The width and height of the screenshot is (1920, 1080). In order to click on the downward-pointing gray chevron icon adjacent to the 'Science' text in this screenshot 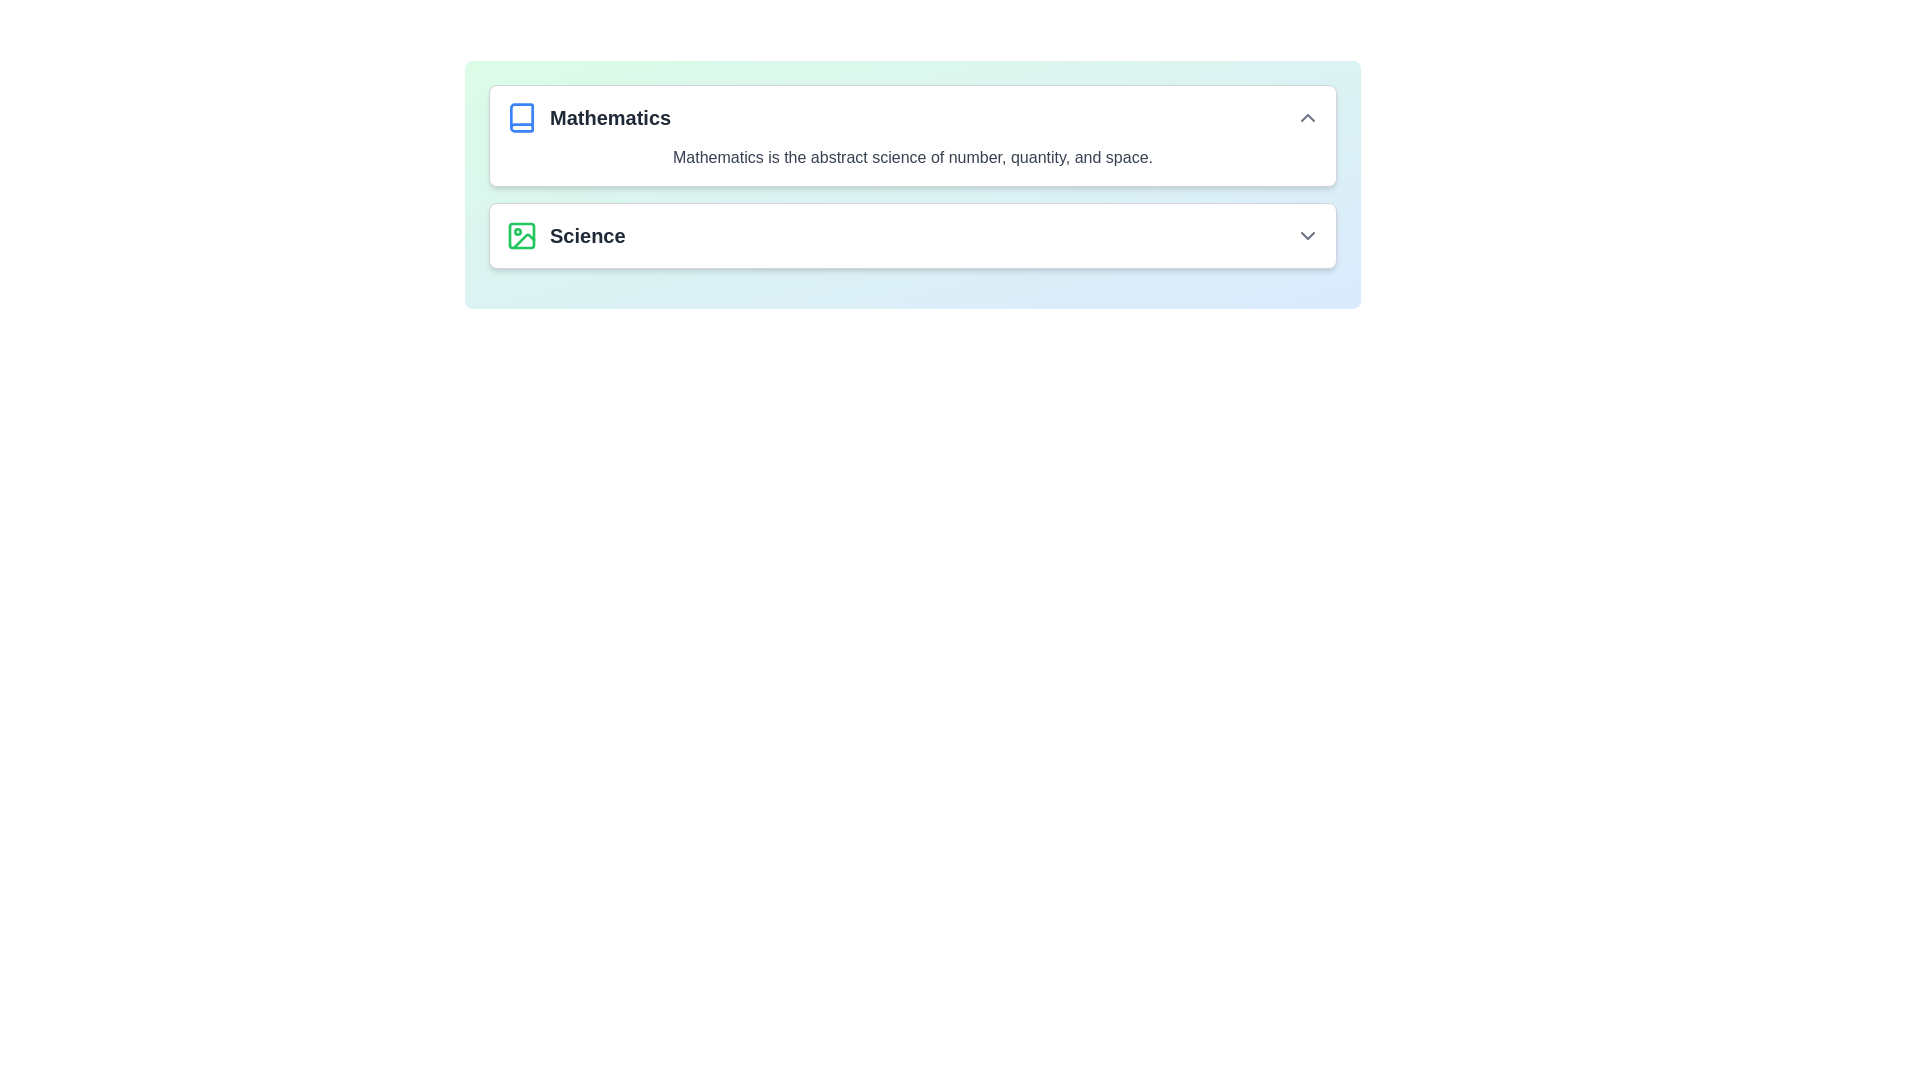, I will do `click(1308, 234)`.